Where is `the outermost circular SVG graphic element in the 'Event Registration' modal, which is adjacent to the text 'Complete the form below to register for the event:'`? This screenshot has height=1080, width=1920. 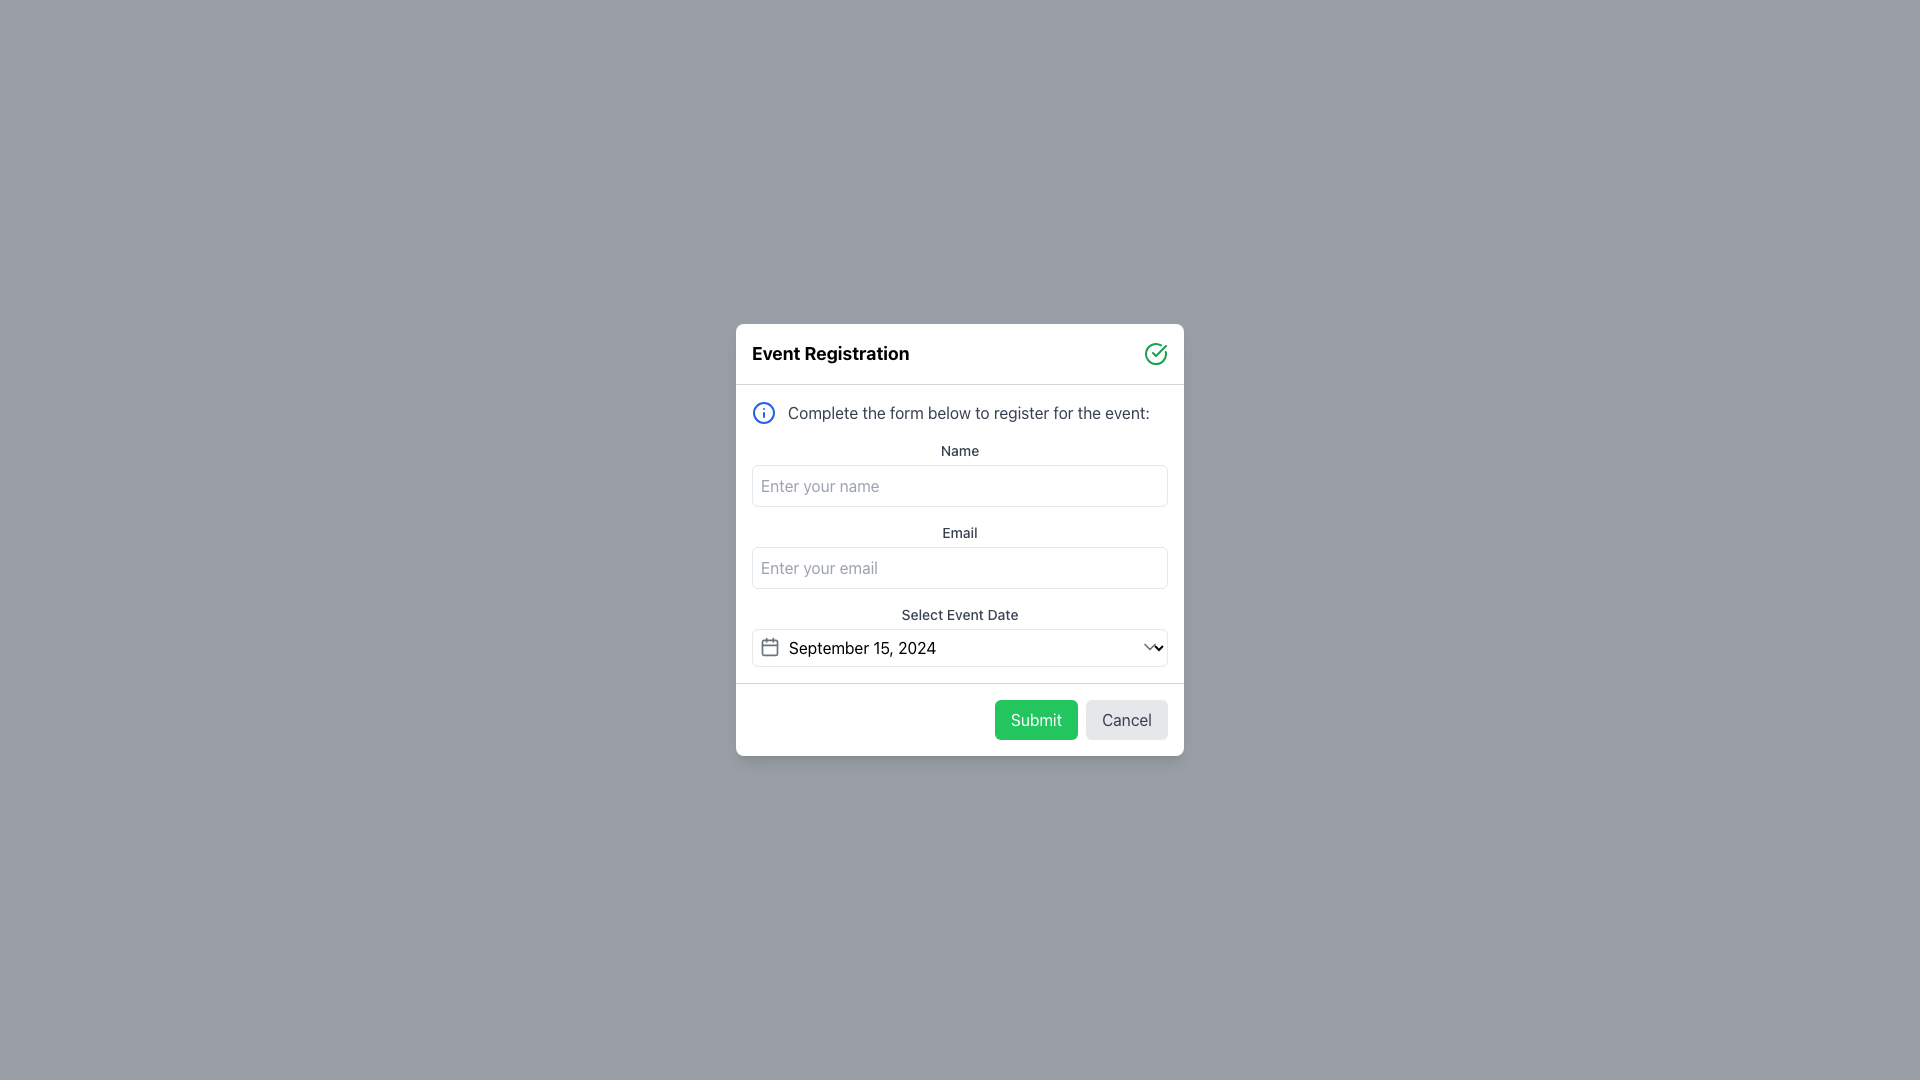
the outermost circular SVG graphic element in the 'Event Registration' modal, which is adjacent to the text 'Complete the form below to register for the event:' is located at coordinates (762, 411).